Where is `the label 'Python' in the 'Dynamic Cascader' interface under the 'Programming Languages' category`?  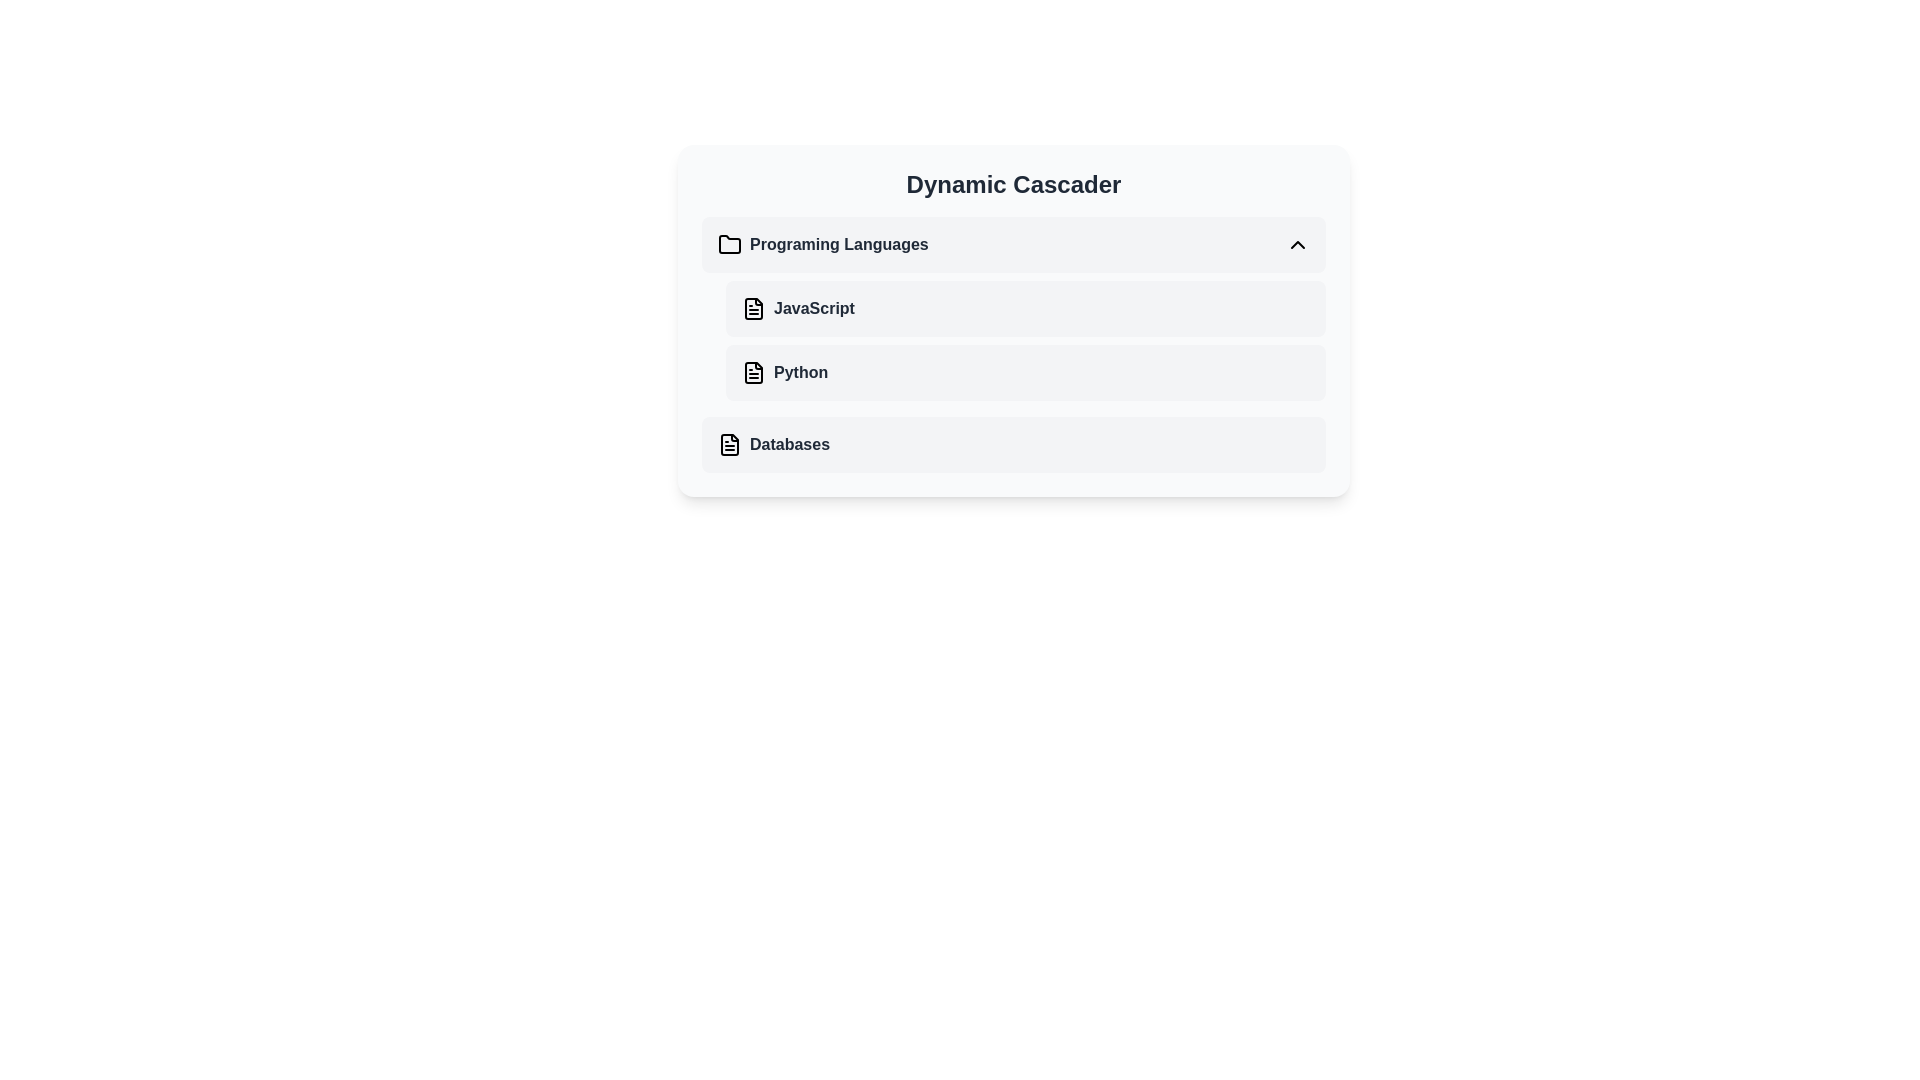 the label 'Python' in the 'Dynamic Cascader' interface under the 'Programming Languages' category is located at coordinates (801, 373).